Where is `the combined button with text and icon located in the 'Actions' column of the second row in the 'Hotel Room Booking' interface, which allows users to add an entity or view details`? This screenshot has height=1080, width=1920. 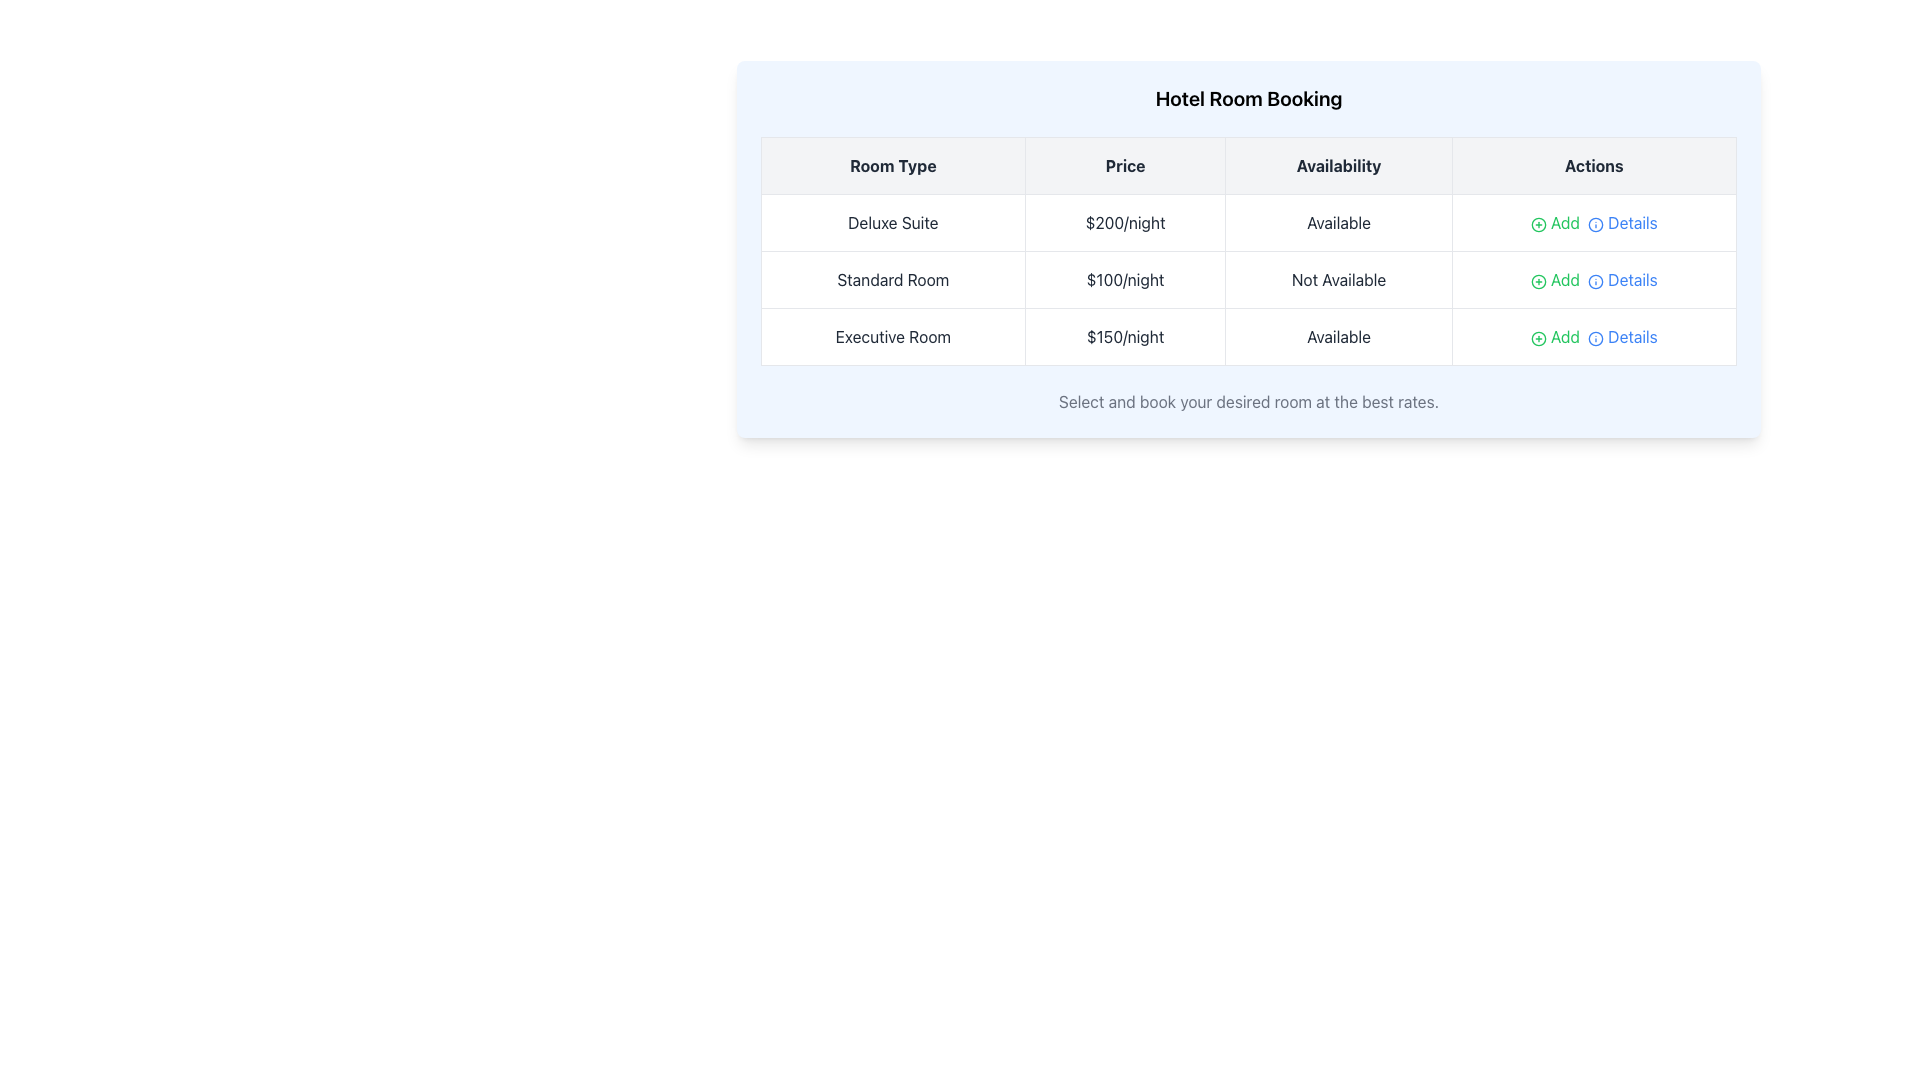 the combined button with text and icon located in the 'Actions' column of the second row in the 'Hotel Room Booking' interface, which allows users to add an entity or view details is located at coordinates (1592, 280).